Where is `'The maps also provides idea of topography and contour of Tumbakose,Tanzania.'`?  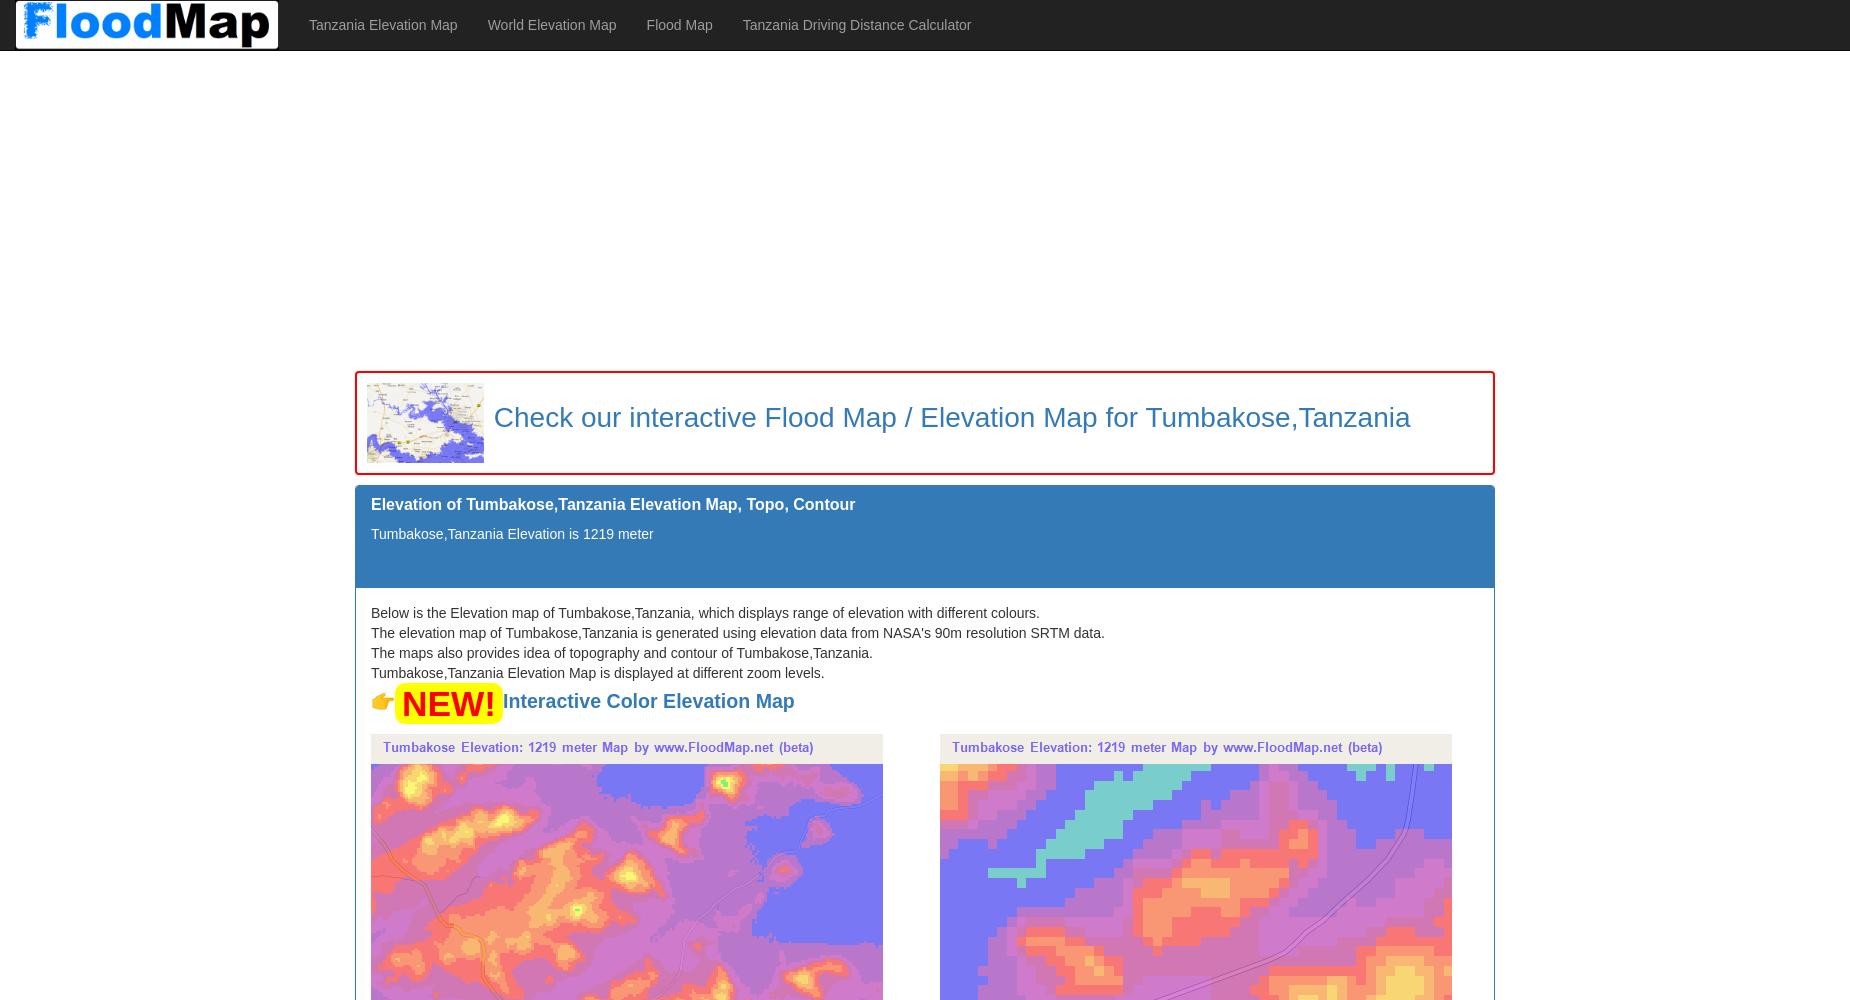
'The maps also provides idea of topography and contour of Tumbakose,Tanzania.' is located at coordinates (621, 652).